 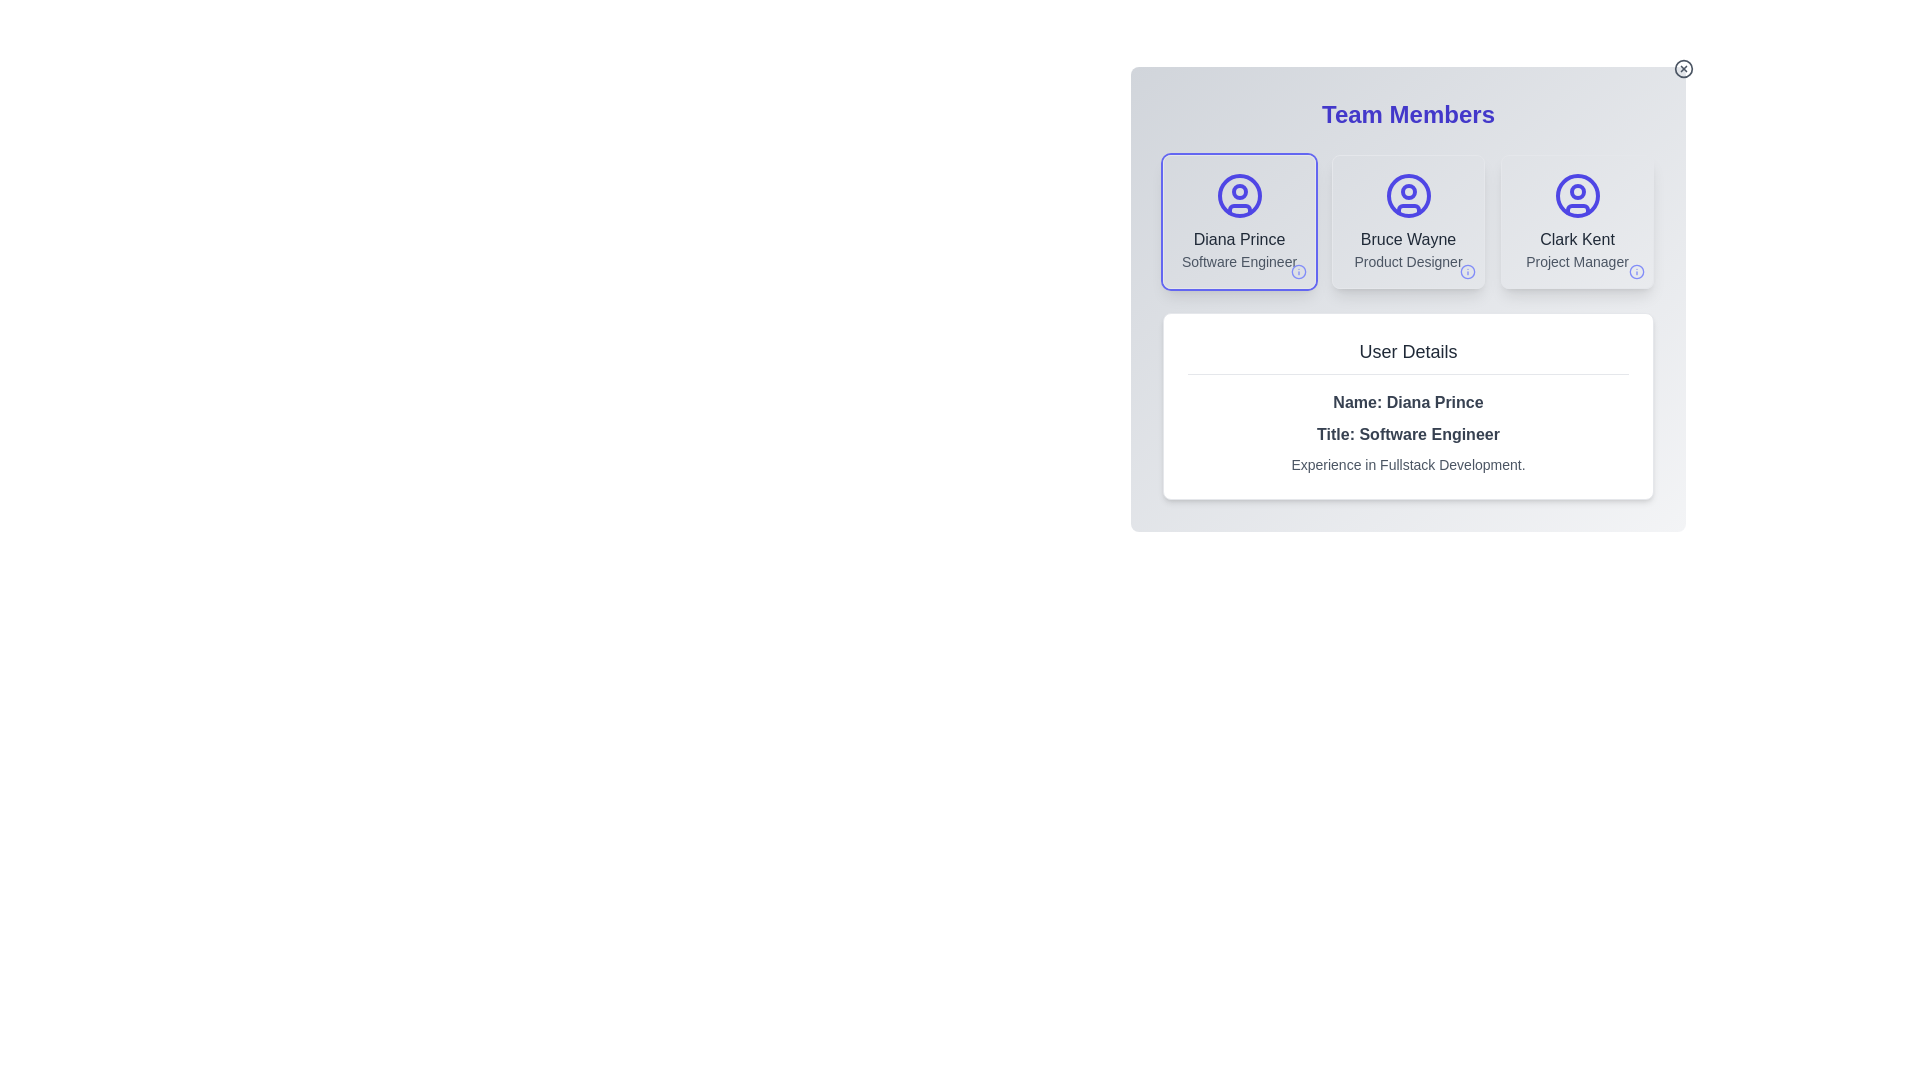 What do you see at coordinates (1407, 222) in the screenshot?
I see `the User Profile Card displaying 'Bruce Wayne', which includes an icon, the name in bold, and the role 'Product Designer' below it` at bounding box center [1407, 222].